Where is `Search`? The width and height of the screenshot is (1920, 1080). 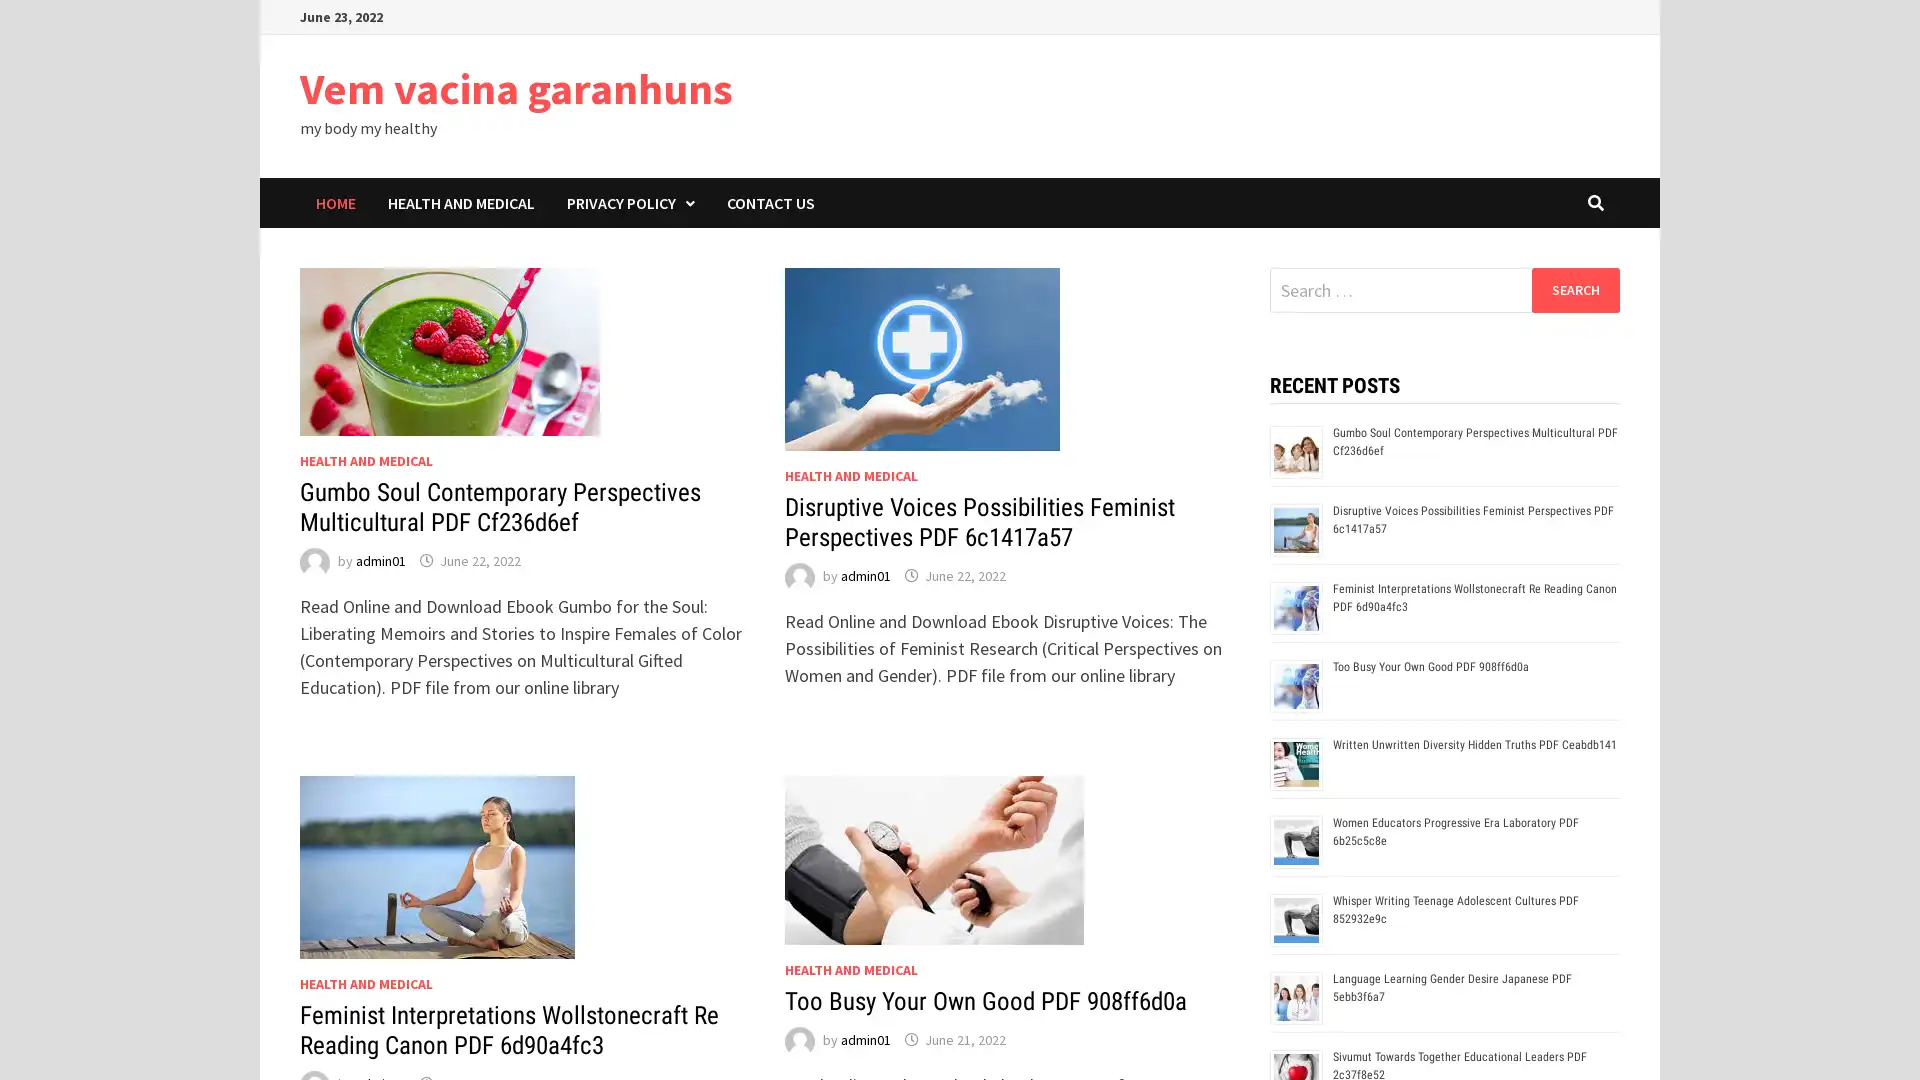 Search is located at coordinates (1574, 289).